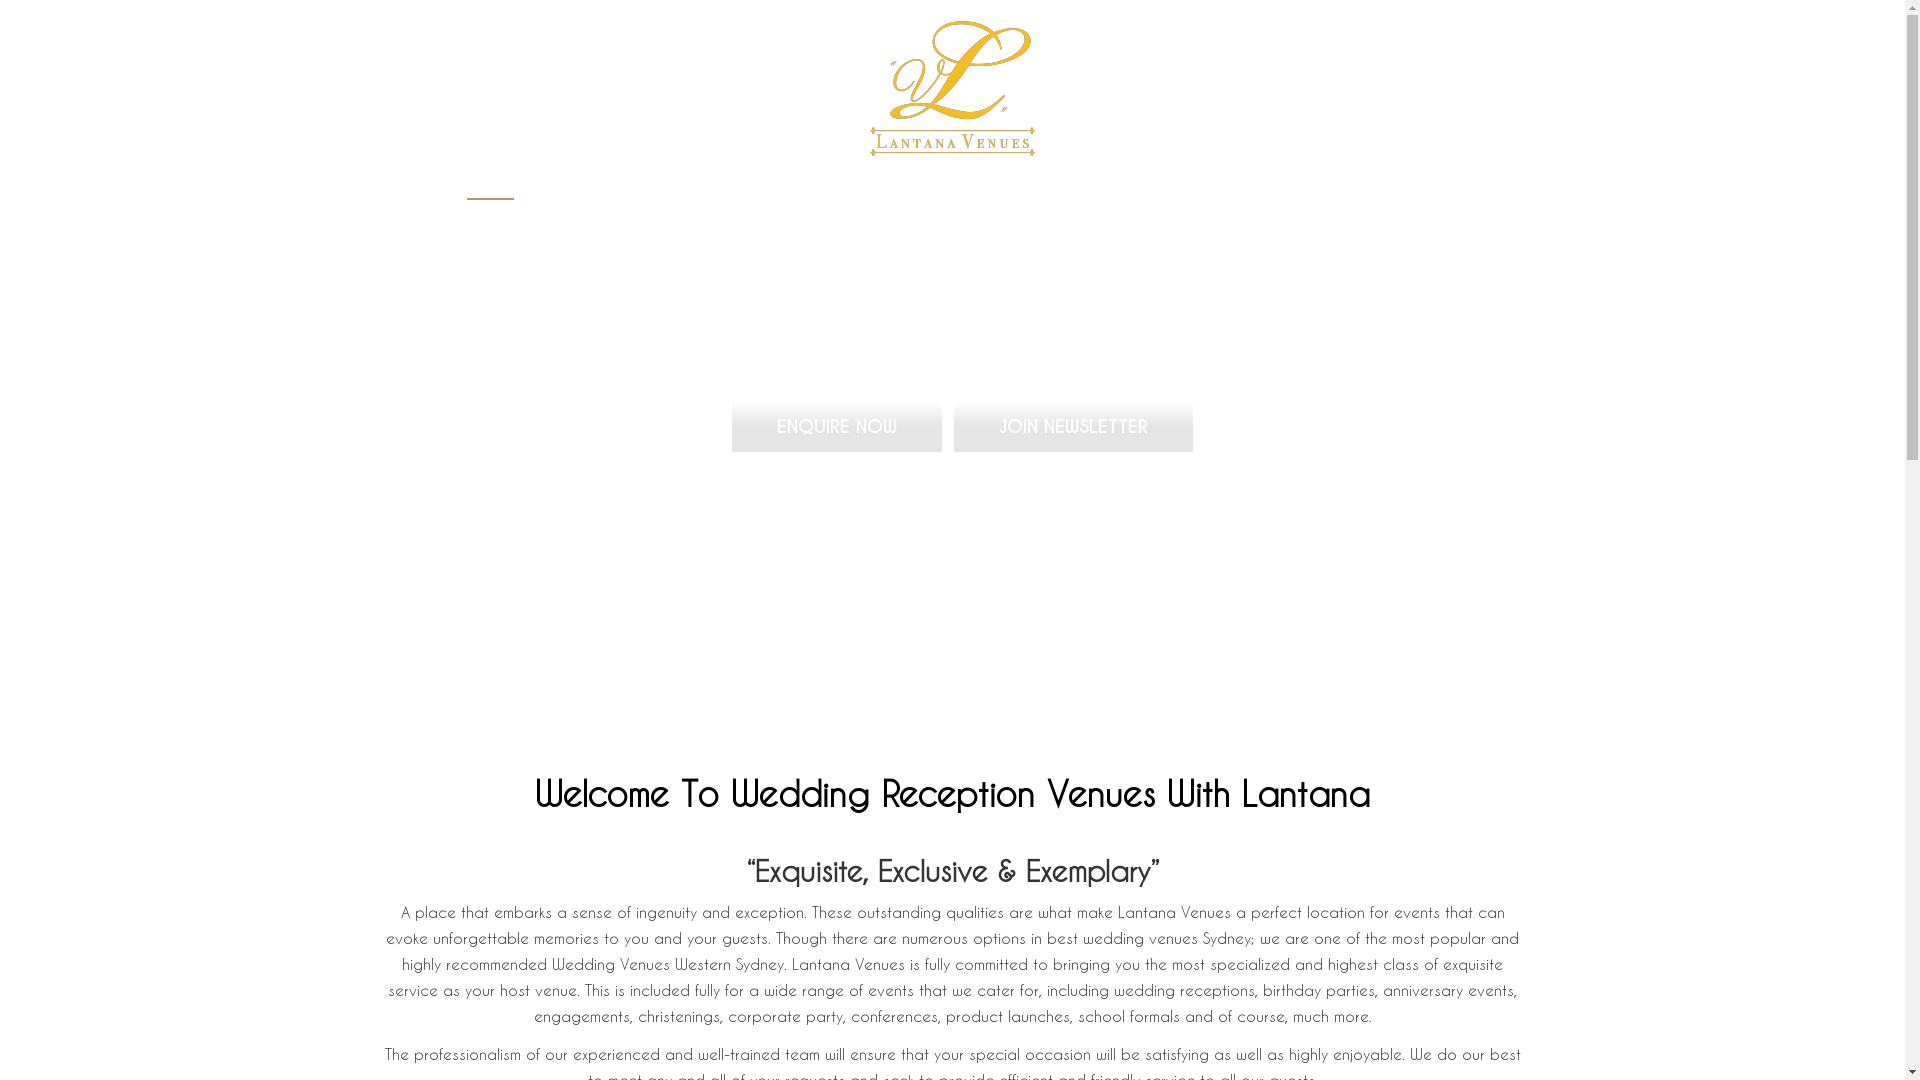  What do you see at coordinates (906, 188) in the screenshot?
I see `'SERVICES'` at bounding box center [906, 188].